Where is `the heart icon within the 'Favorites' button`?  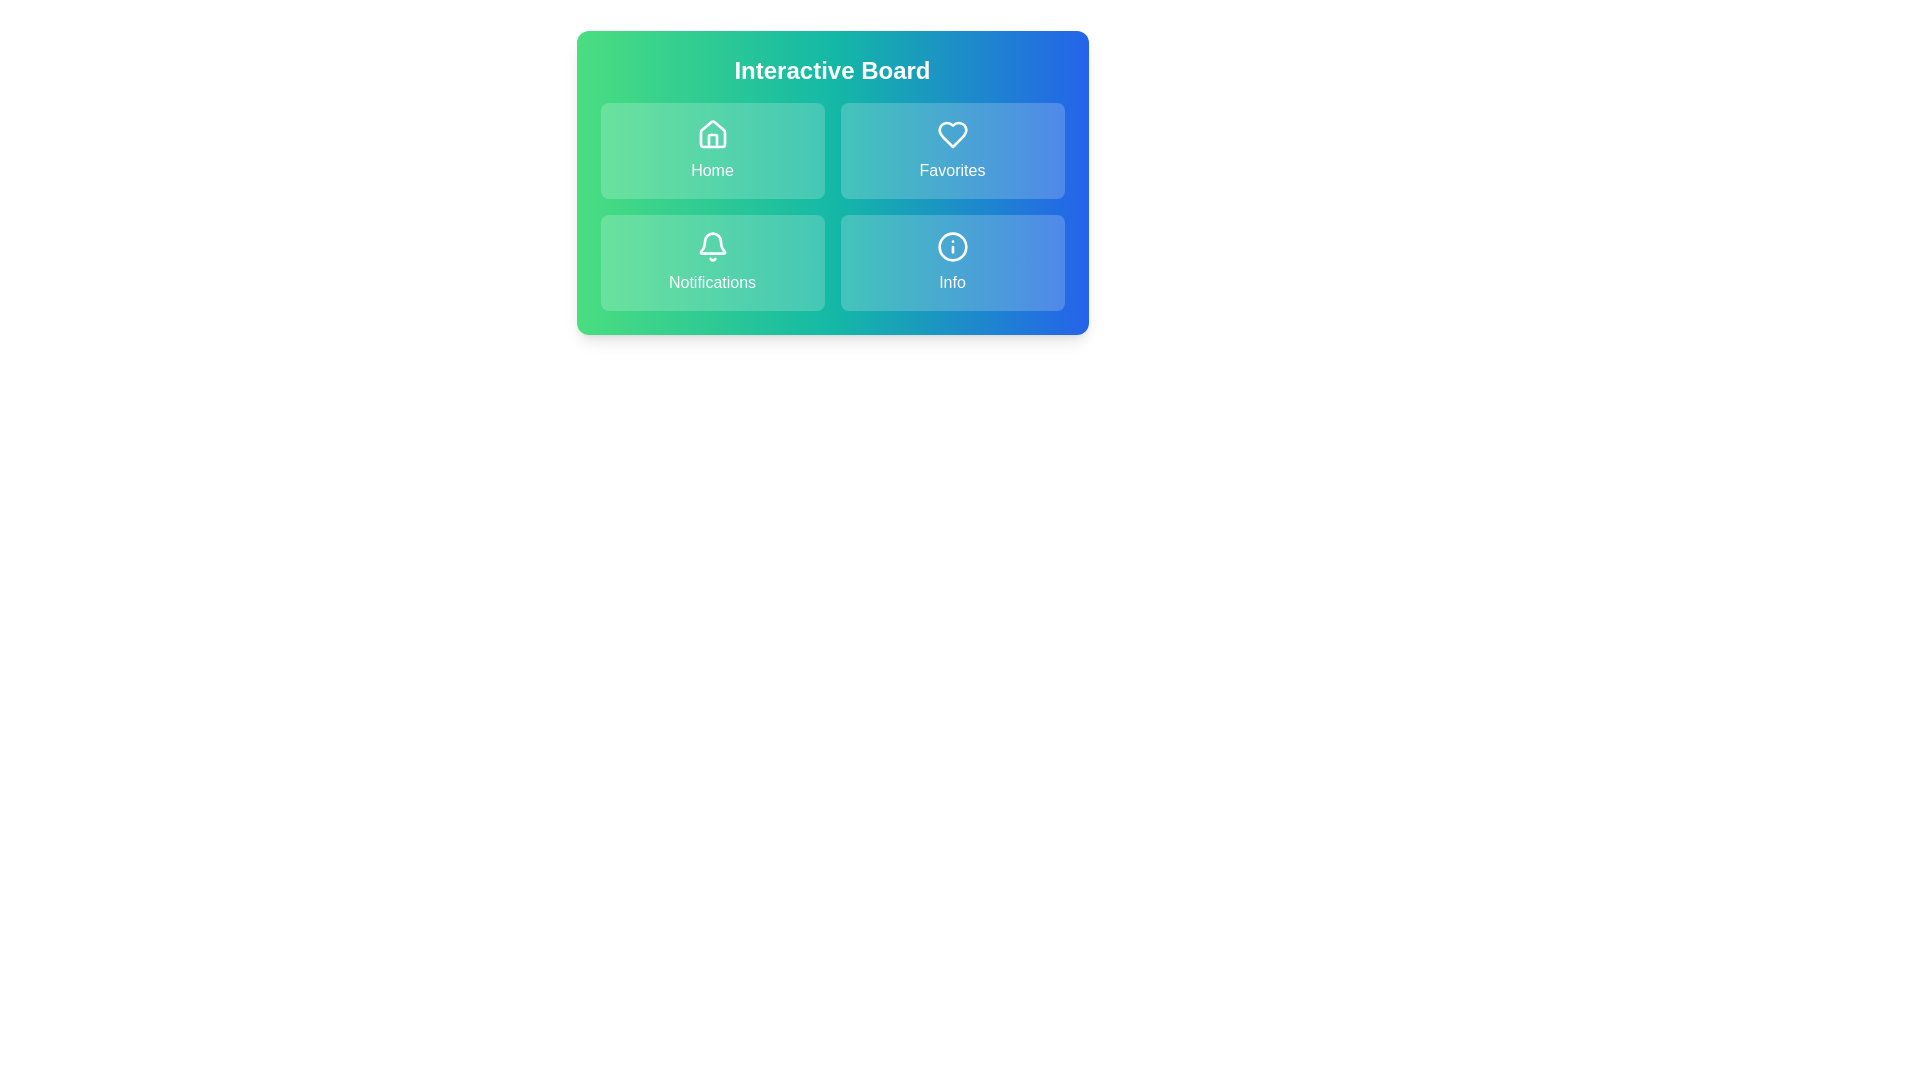 the heart icon within the 'Favorites' button is located at coordinates (951, 135).